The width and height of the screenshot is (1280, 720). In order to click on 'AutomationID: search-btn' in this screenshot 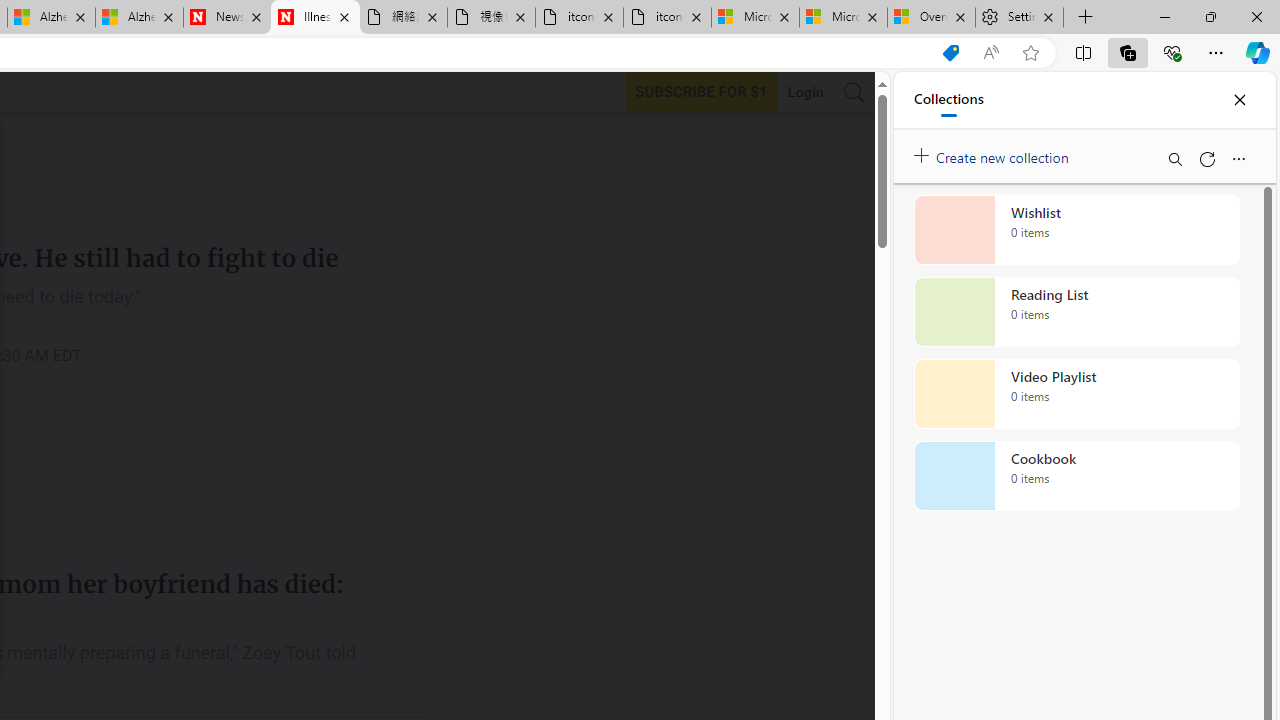, I will do `click(855, 92)`.